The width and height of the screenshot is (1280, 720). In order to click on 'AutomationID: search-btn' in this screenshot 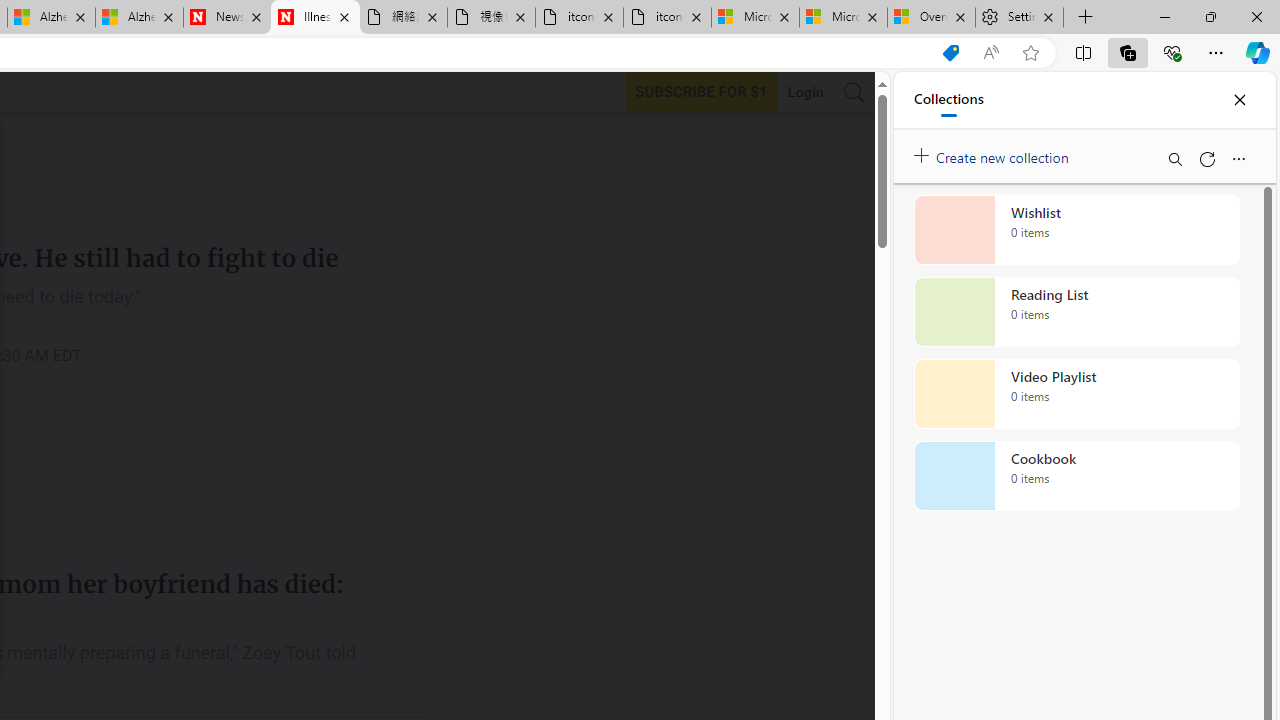, I will do `click(855, 92)`.